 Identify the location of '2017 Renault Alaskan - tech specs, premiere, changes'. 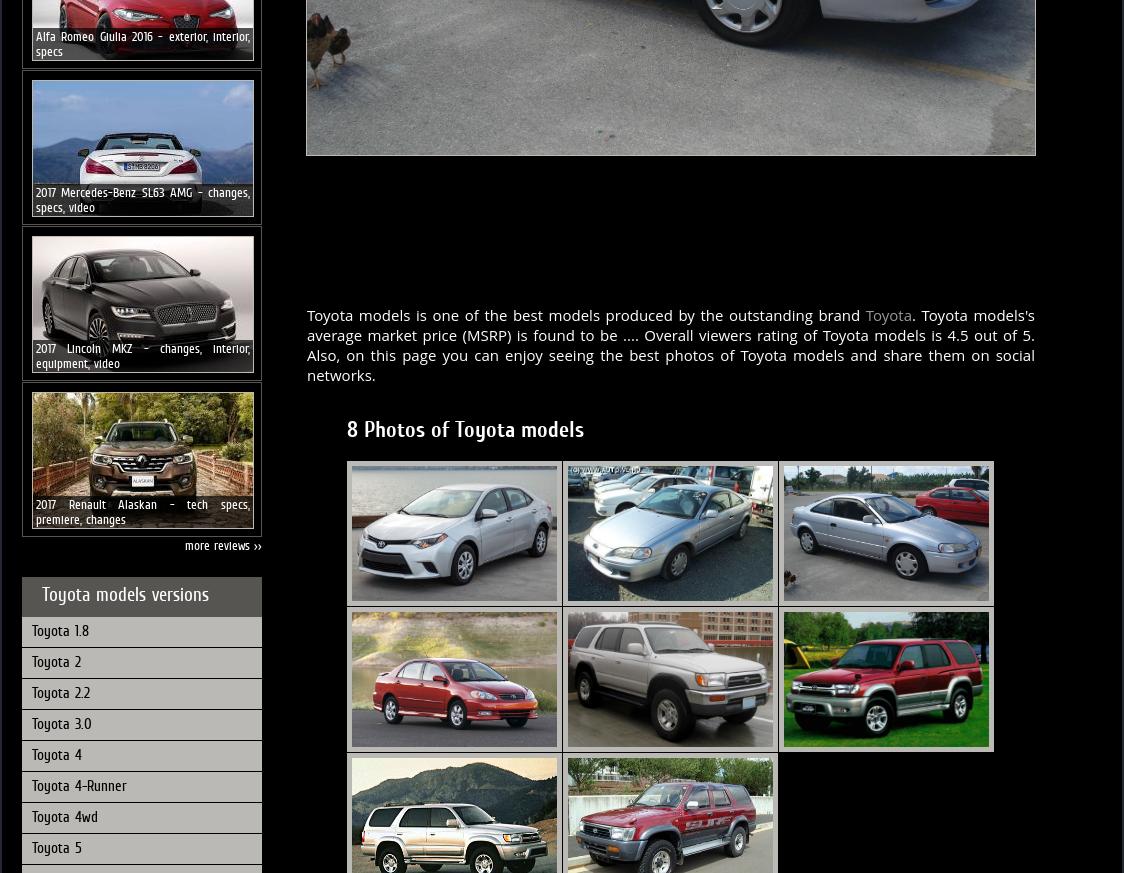
(142, 510).